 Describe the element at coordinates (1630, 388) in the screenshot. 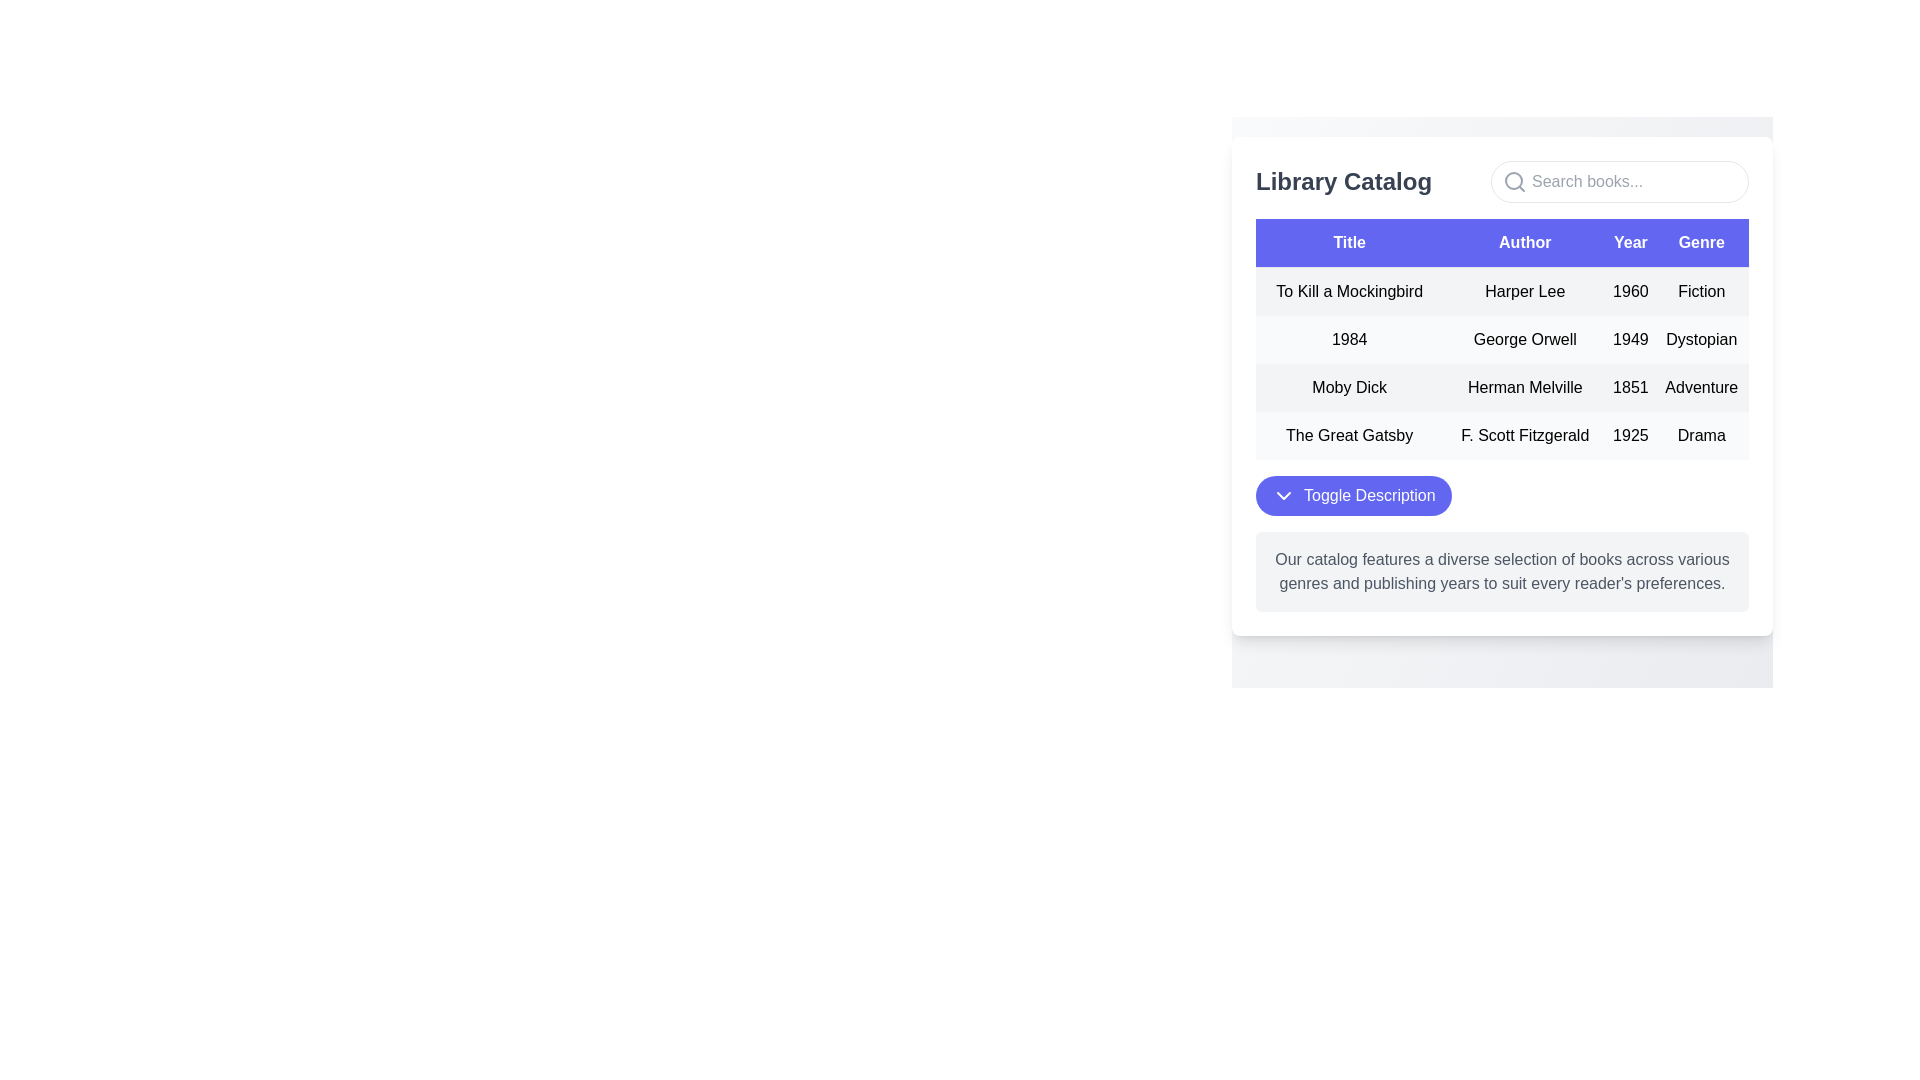

I see `text '1851' displayed under the 'Year' column in the third row of the table, which aligns with 'Moby Dick' and 'Herman Melville'` at that location.